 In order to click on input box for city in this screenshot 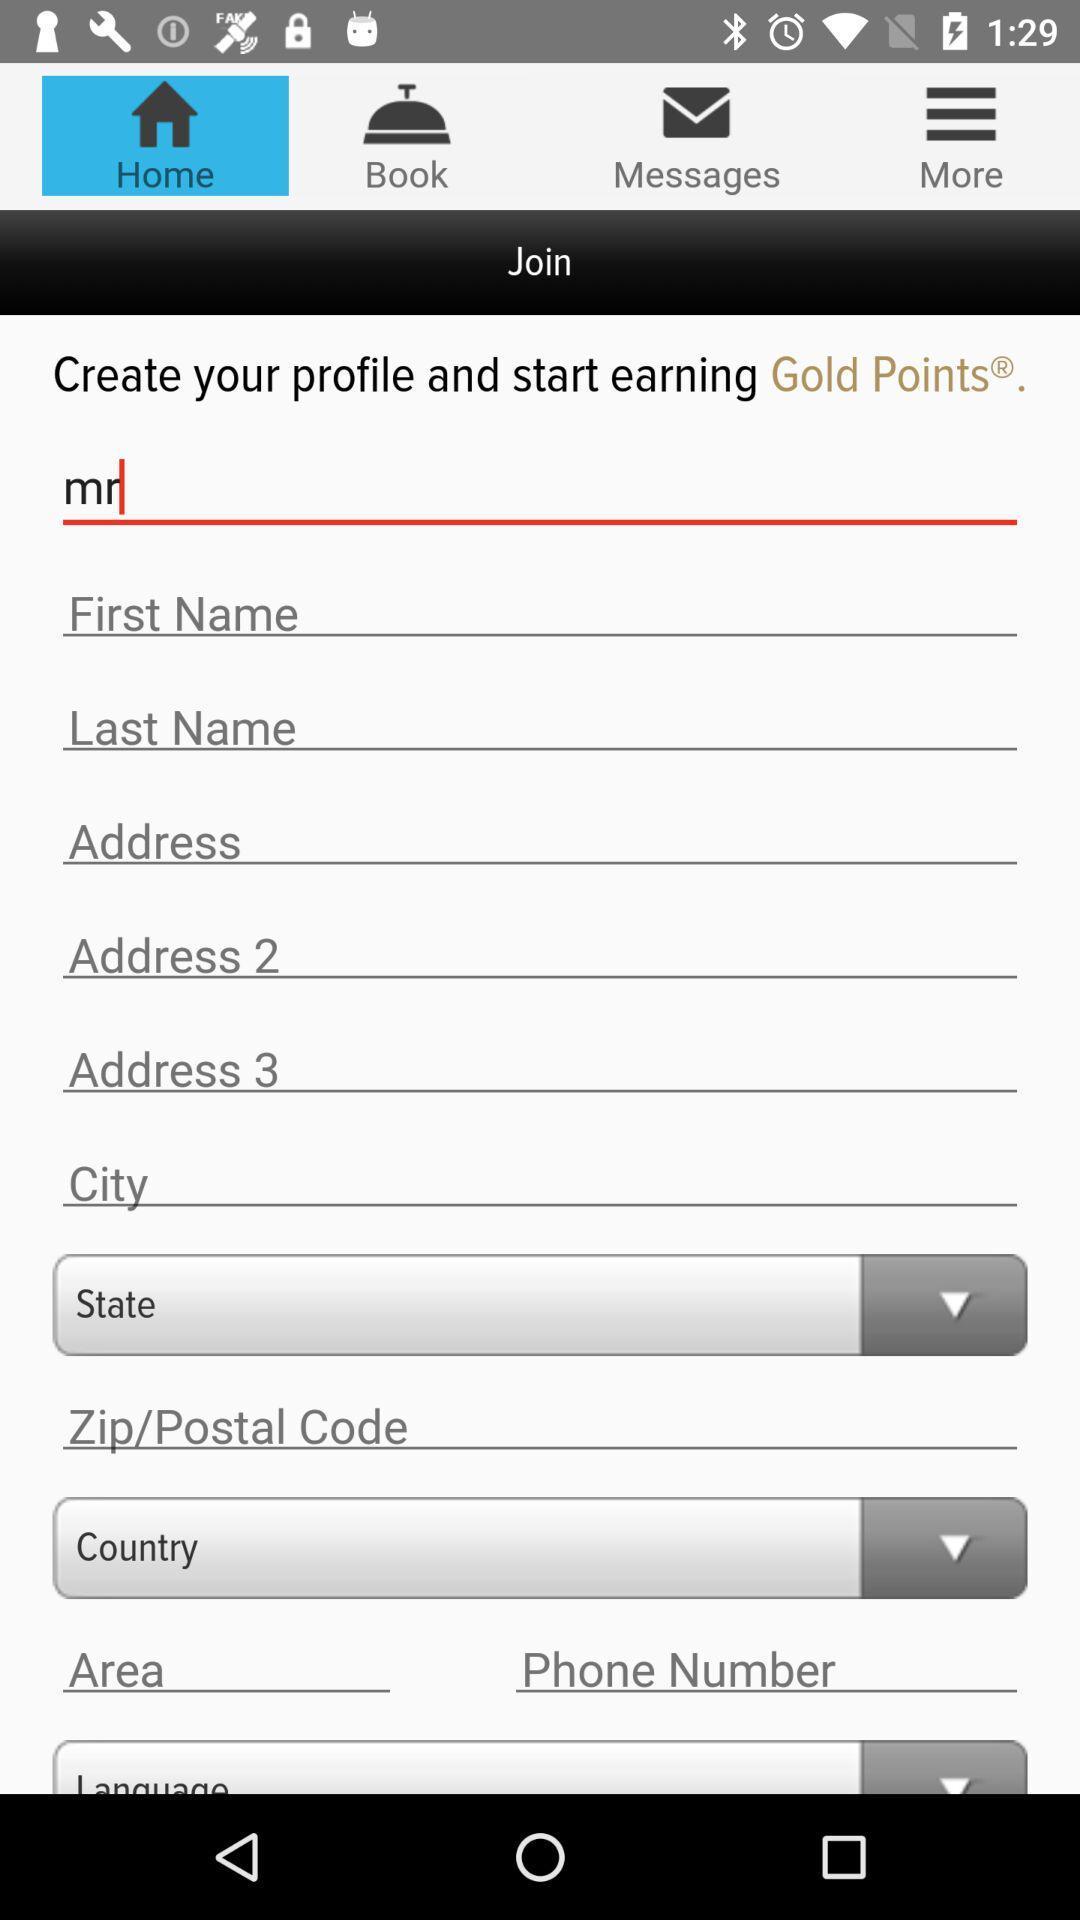, I will do `click(540, 1183)`.